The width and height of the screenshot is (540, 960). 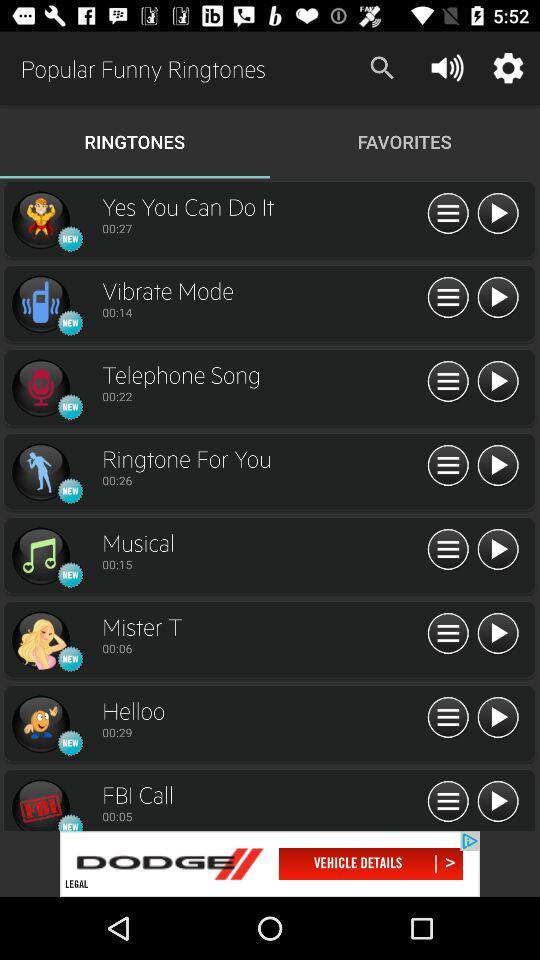 I want to click on song, so click(x=496, y=802).